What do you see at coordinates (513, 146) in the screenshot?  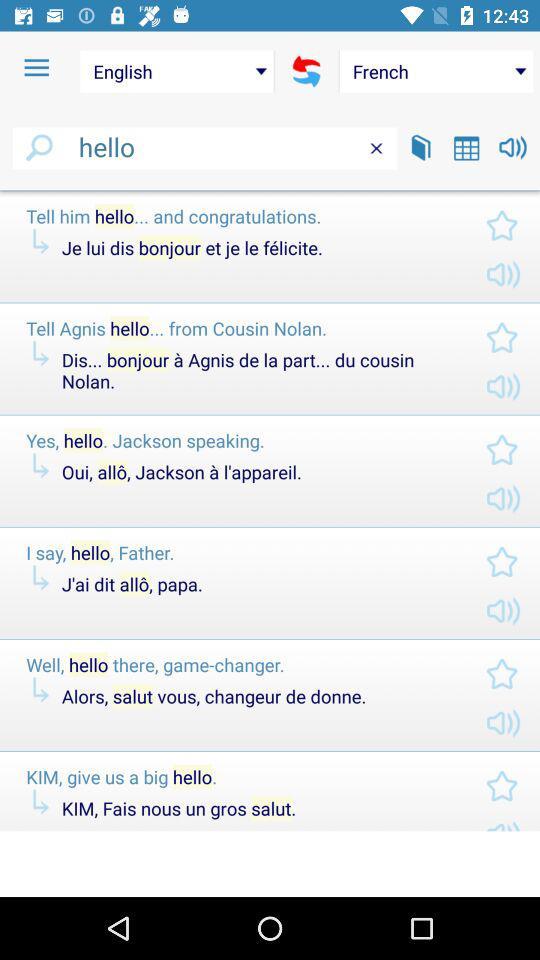 I see `speach` at bounding box center [513, 146].